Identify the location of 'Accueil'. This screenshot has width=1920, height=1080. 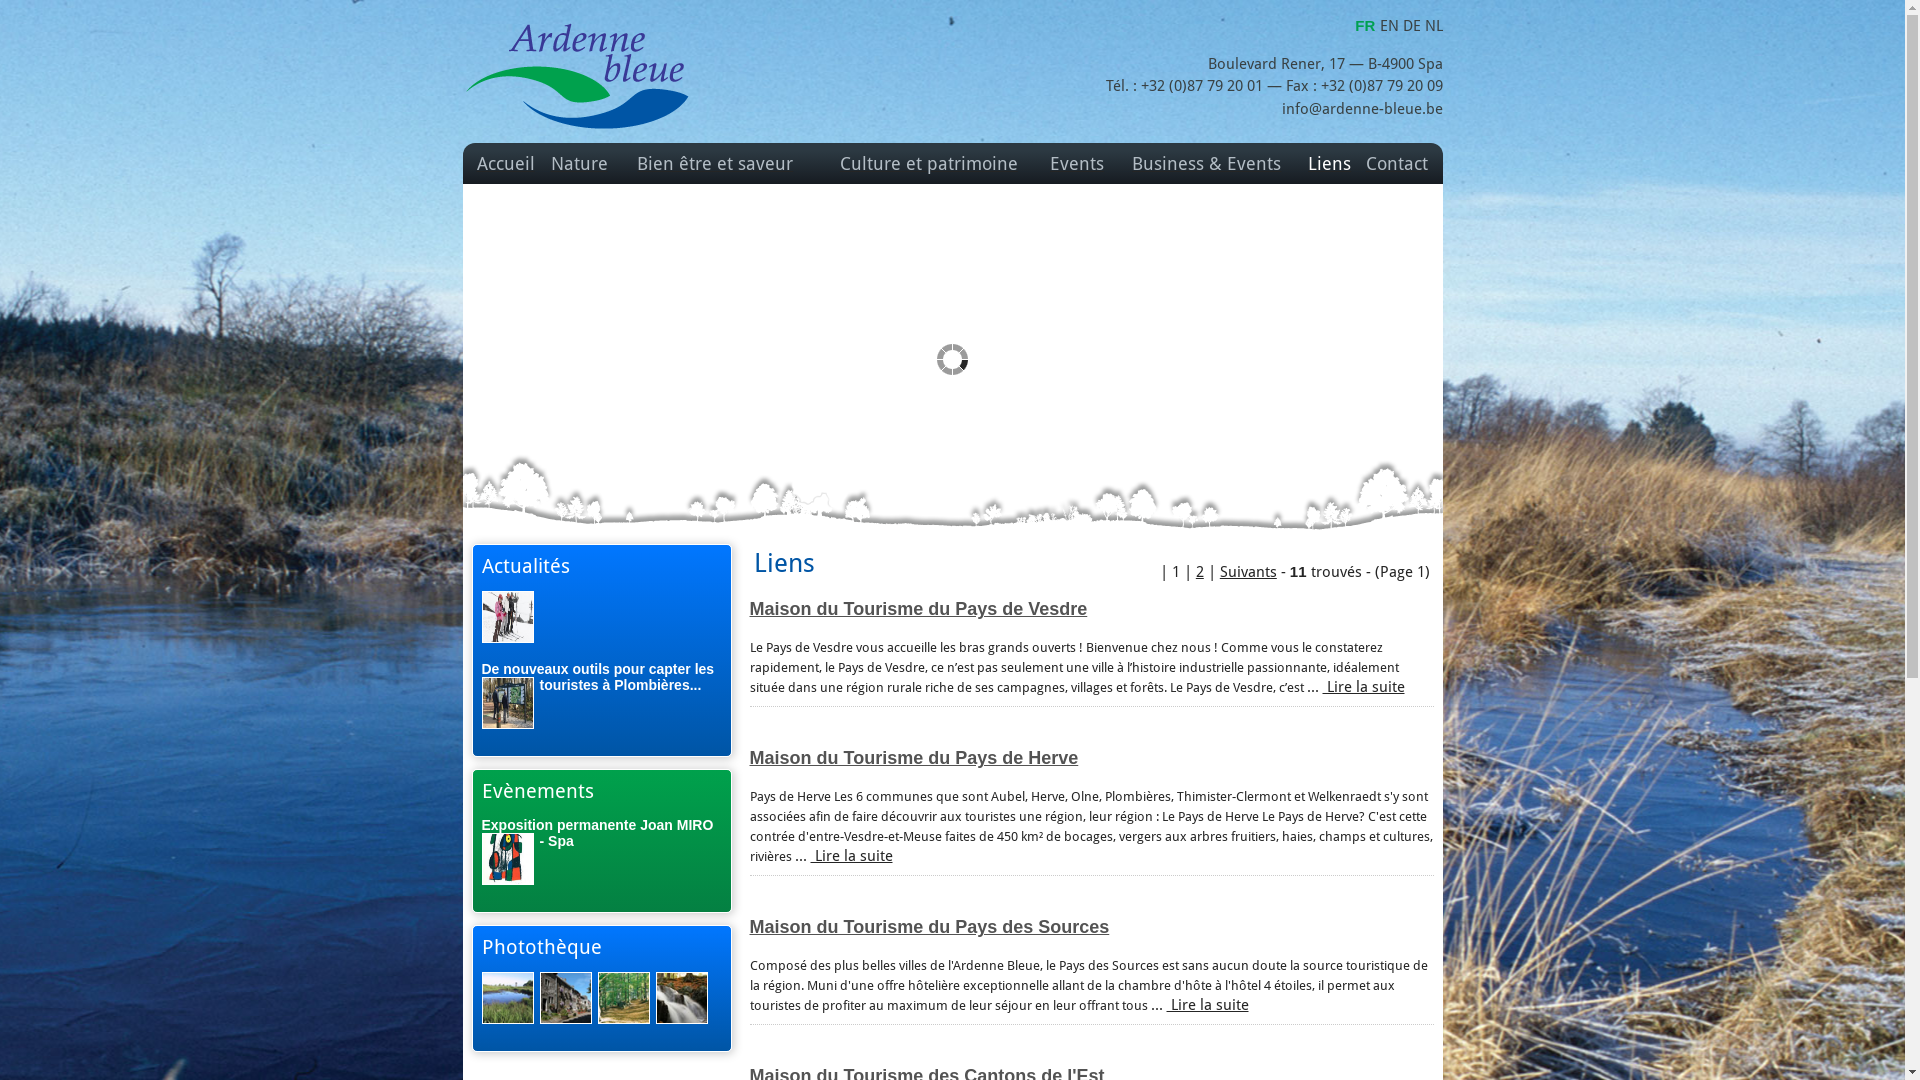
(505, 164).